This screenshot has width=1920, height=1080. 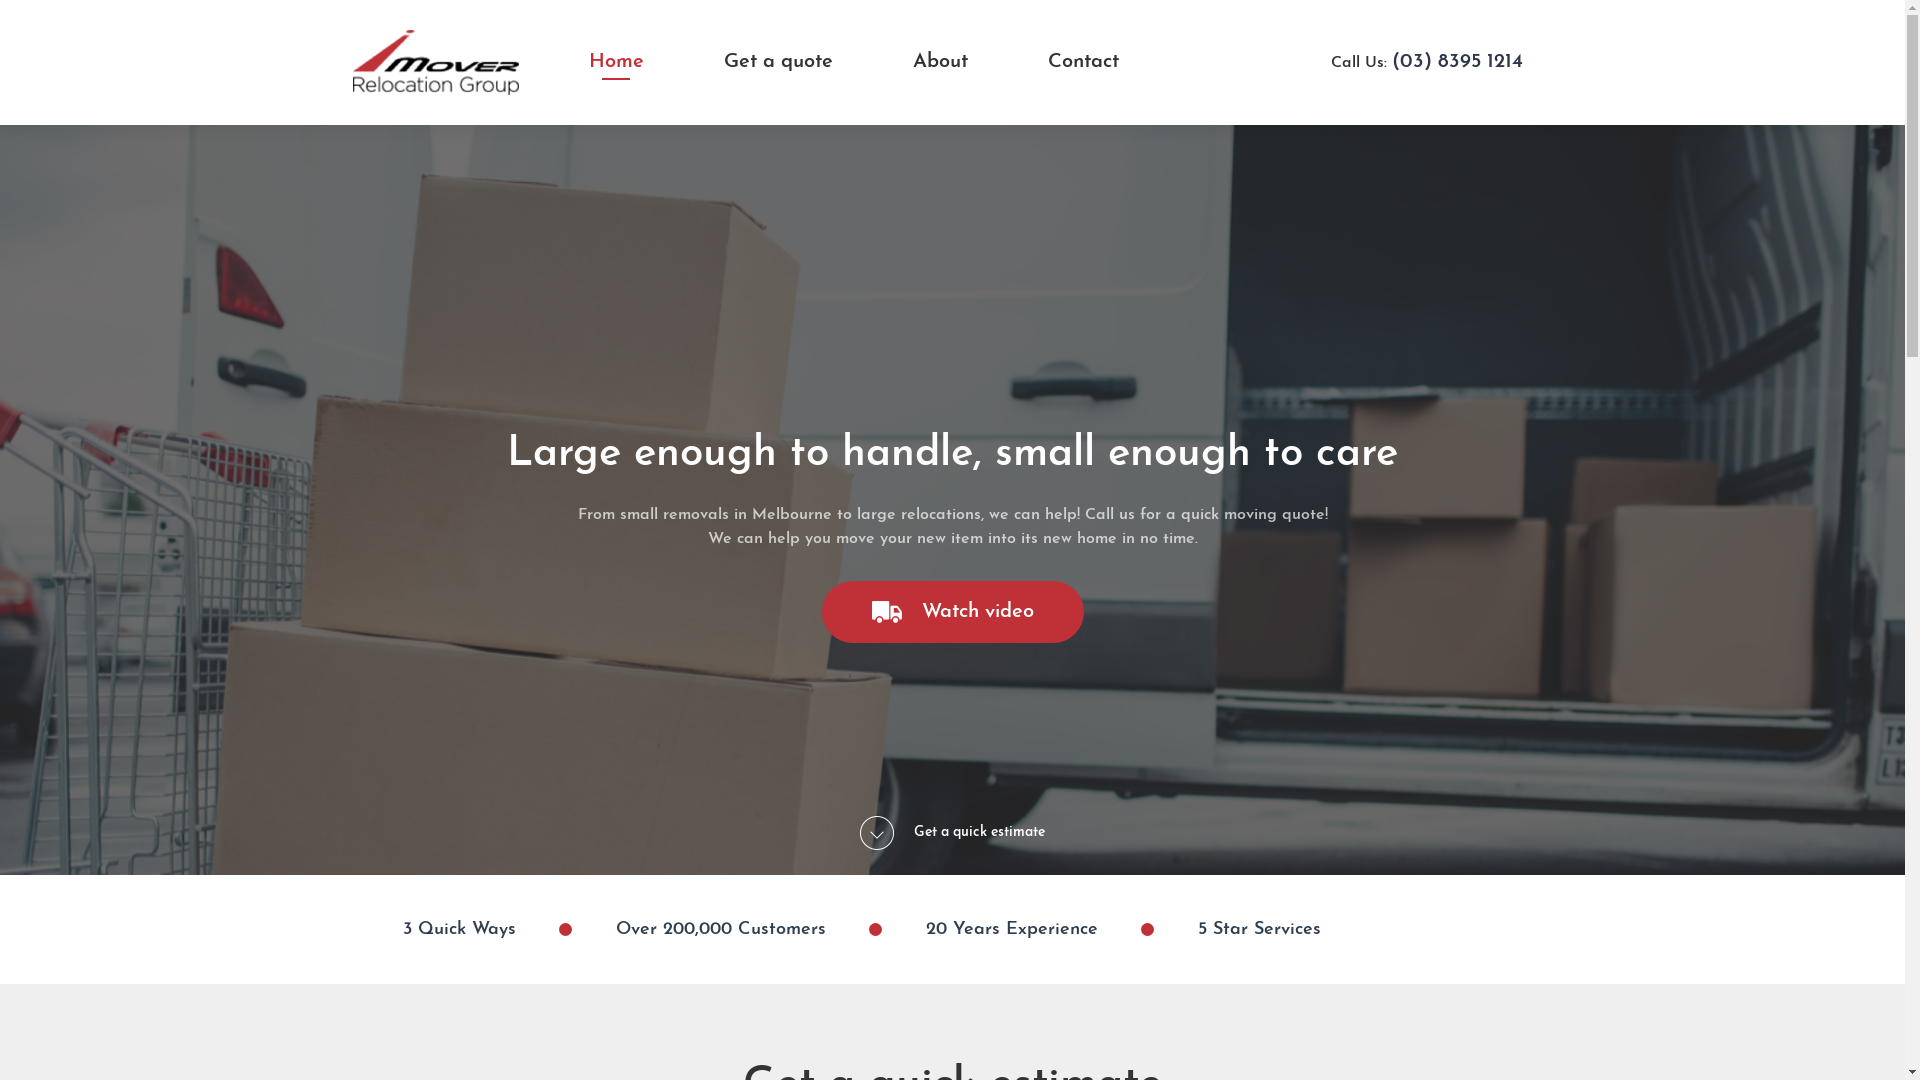 I want to click on 'About', so click(x=938, y=60).